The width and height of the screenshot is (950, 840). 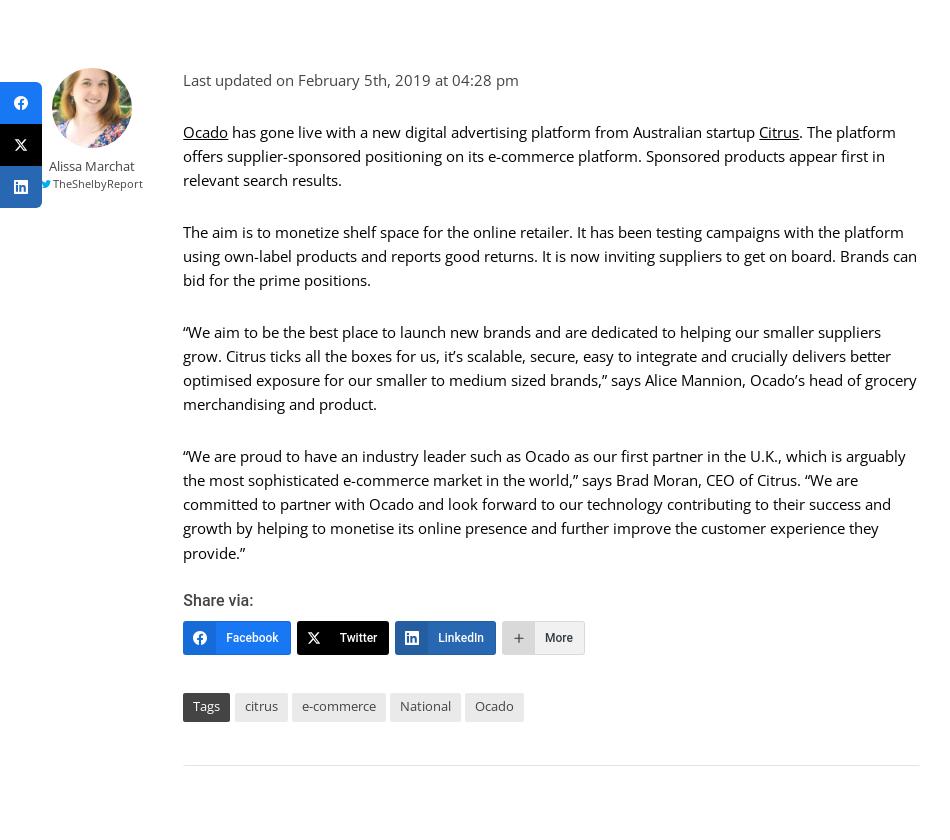 What do you see at coordinates (493, 131) in the screenshot?
I see `'has gone live with a new digital advertising platform from Australian startup'` at bounding box center [493, 131].